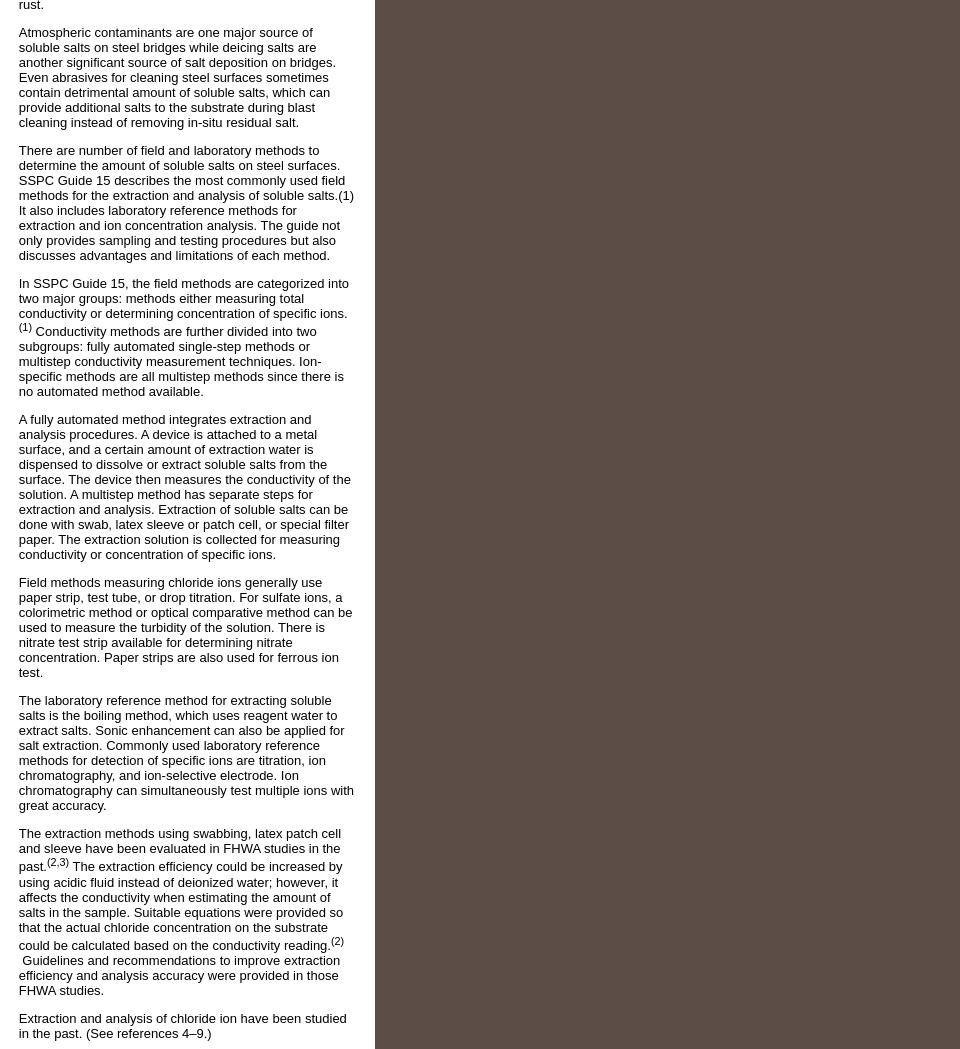 This screenshot has height=1049, width=960. What do you see at coordinates (179, 905) in the screenshot?
I see `'The extraction efficiency could  be increased by using acidic fluid instead of deionized water; however, it affects  the conductivity when estimating the amount of salts in the sample. Suitable equations  were provided so that the actual chloride concentration on the substrate could  be calculated based on the conductivity reading.'` at bounding box center [179, 905].